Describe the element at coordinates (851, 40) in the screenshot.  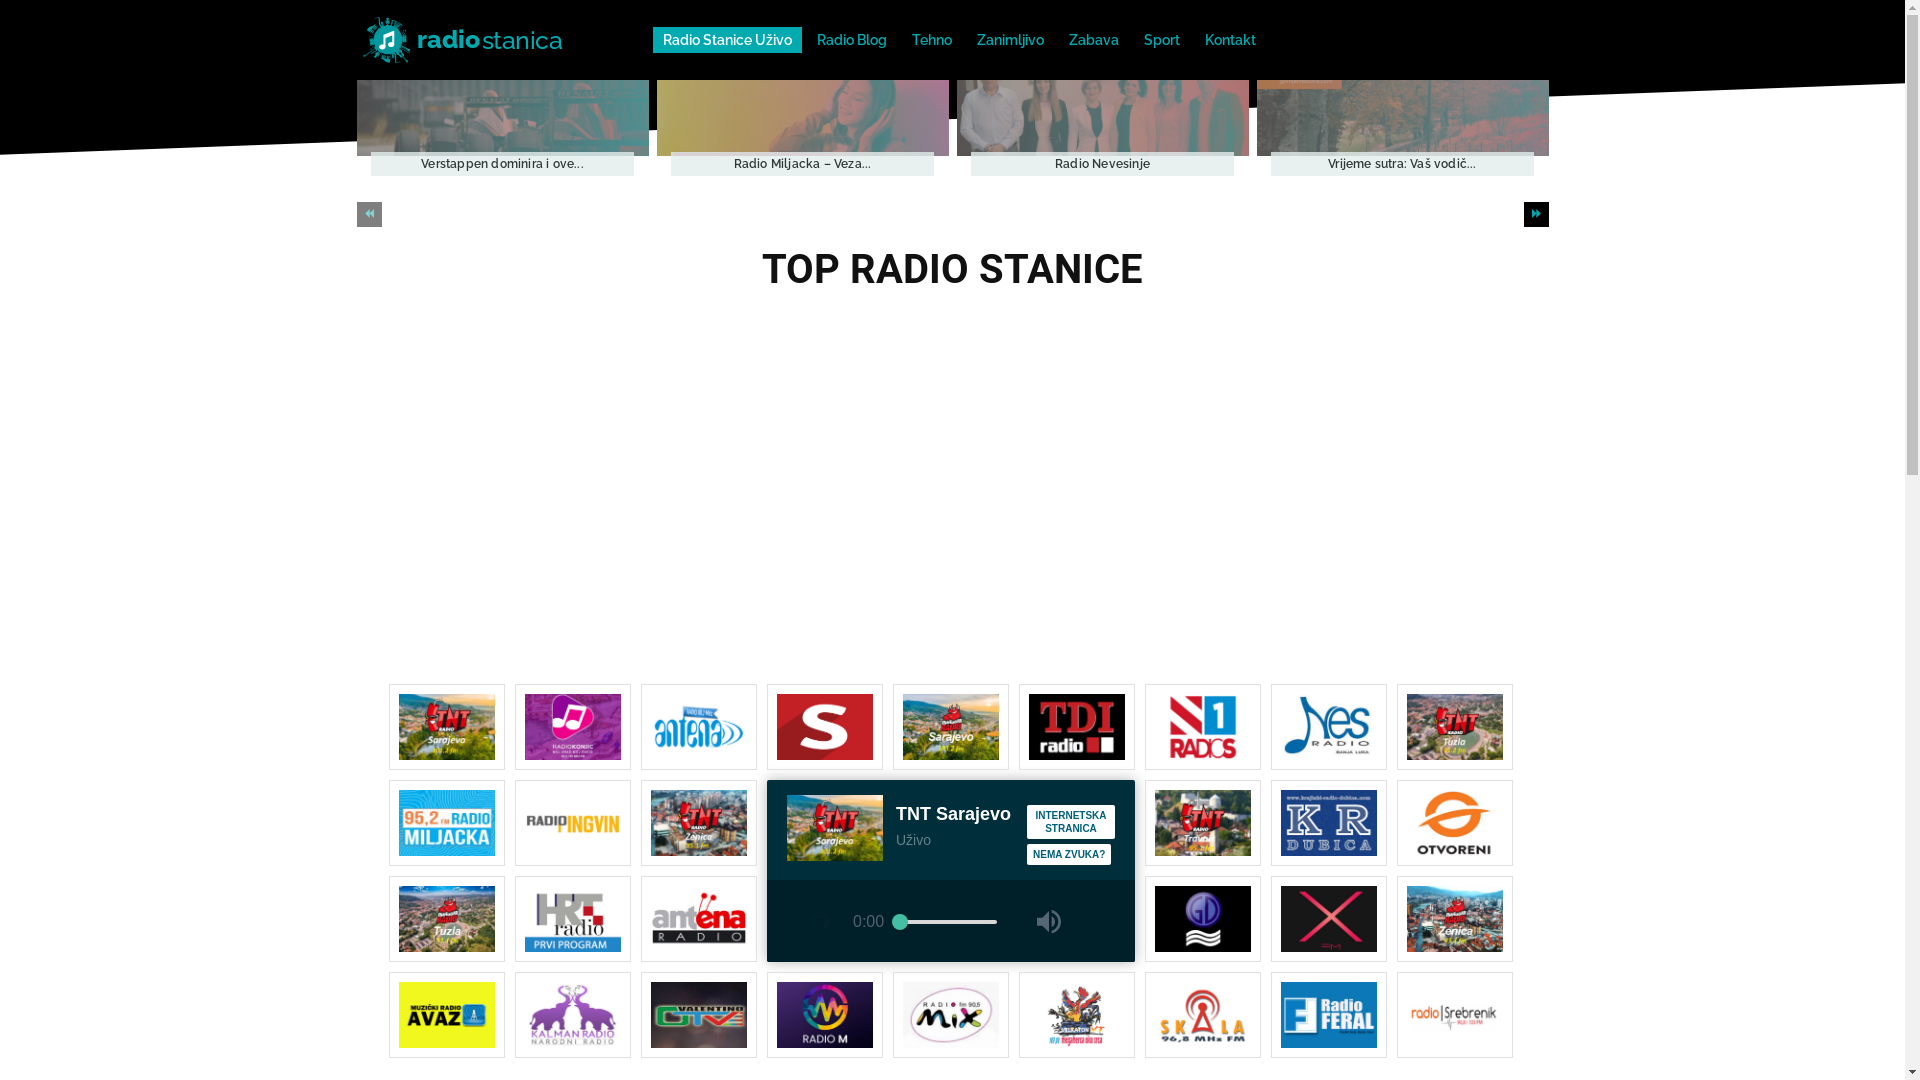
I see `'Radio Blog'` at that location.